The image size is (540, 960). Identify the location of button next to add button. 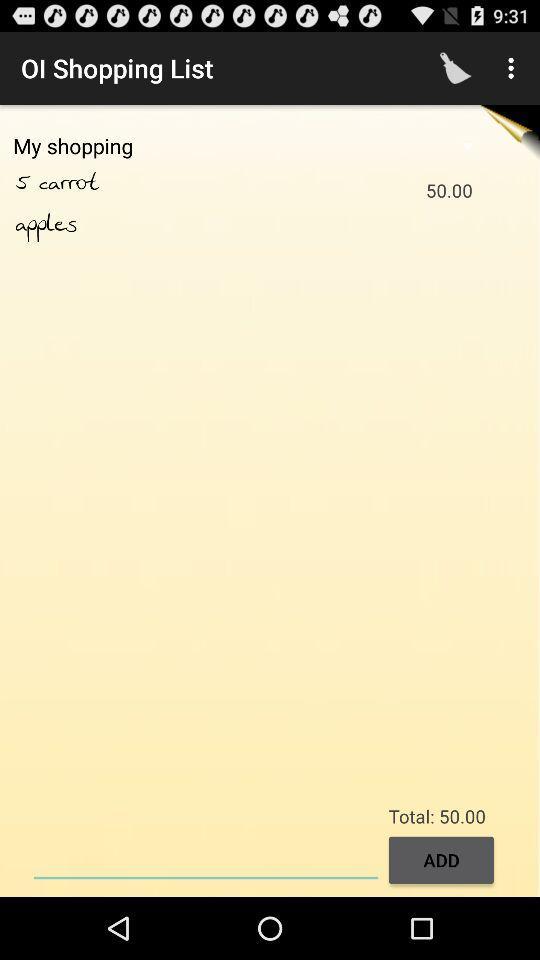
(205, 857).